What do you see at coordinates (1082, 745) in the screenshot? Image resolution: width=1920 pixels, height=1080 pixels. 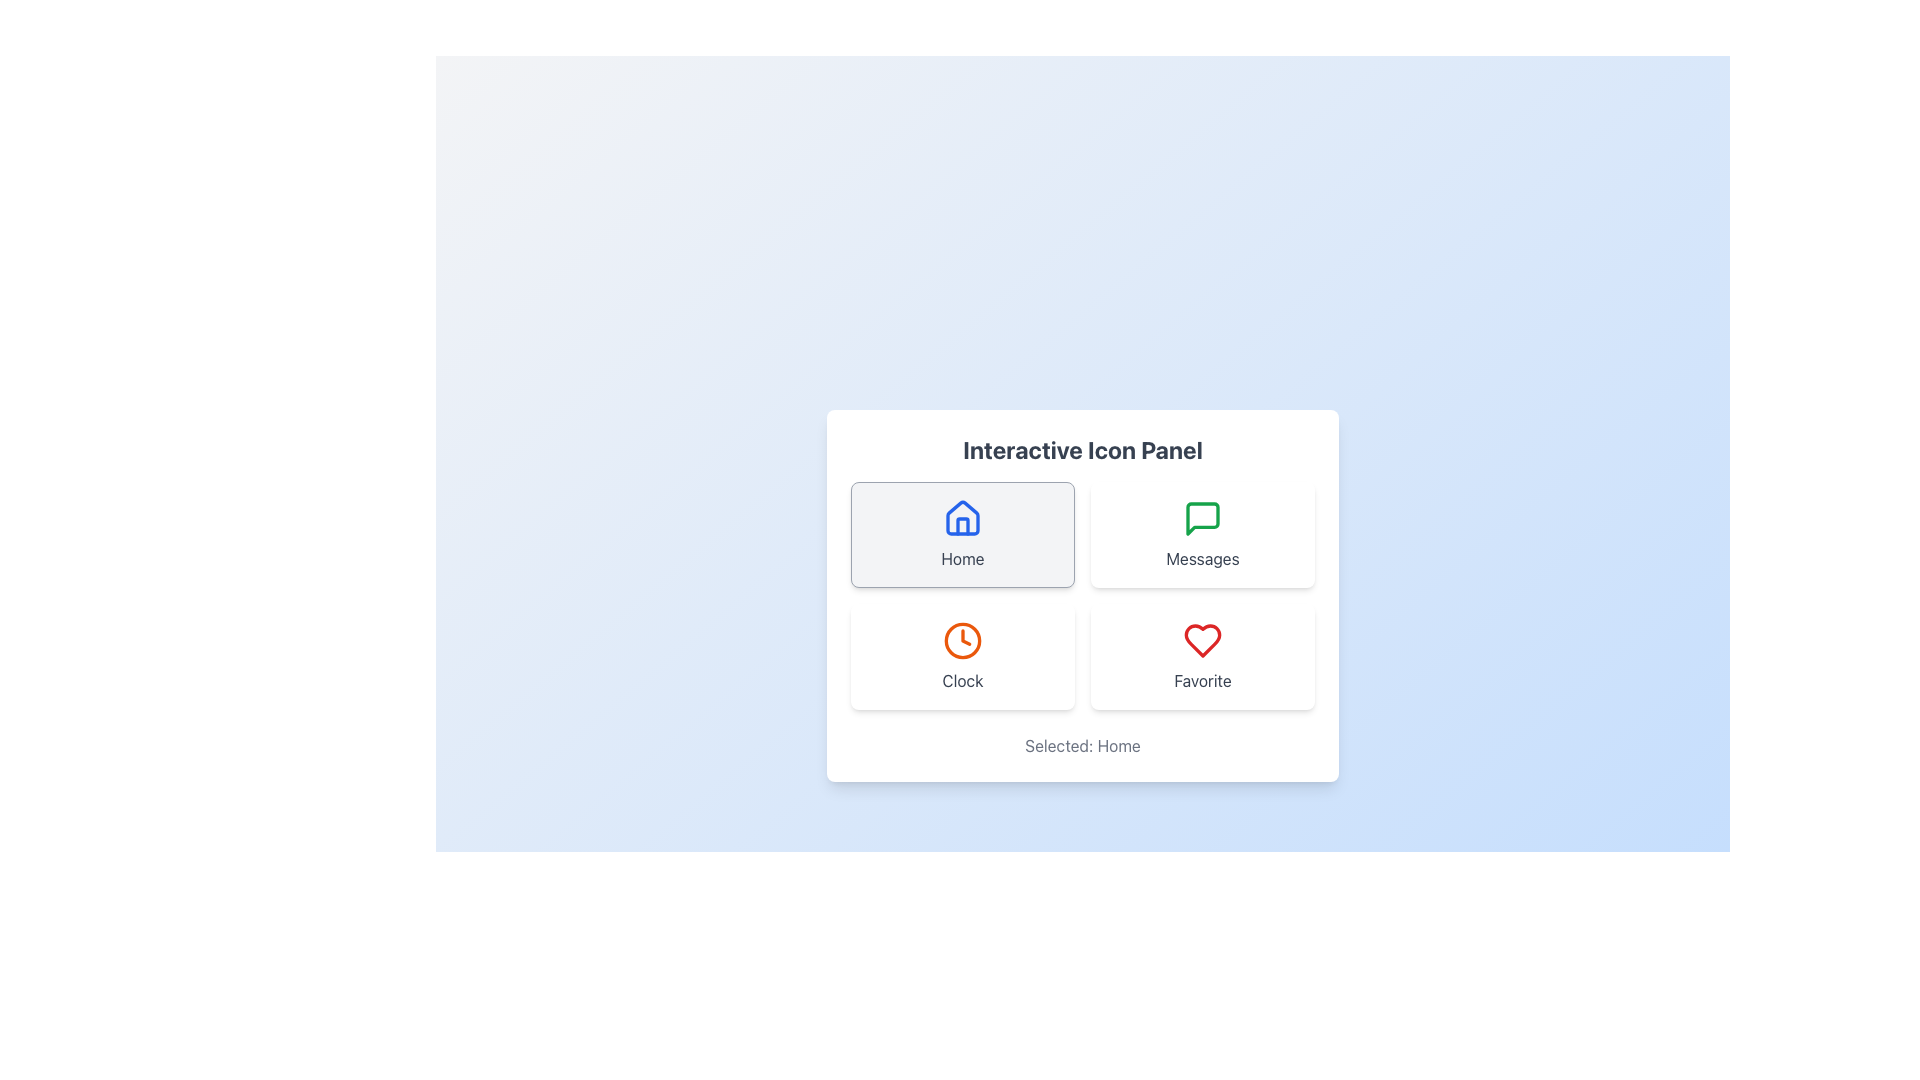 I see `text displayed in the text label that shows 'Selected: Home', which is located below a grid of icons within the white panel titled 'Interactive Icon Panel'` at bounding box center [1082, 745].